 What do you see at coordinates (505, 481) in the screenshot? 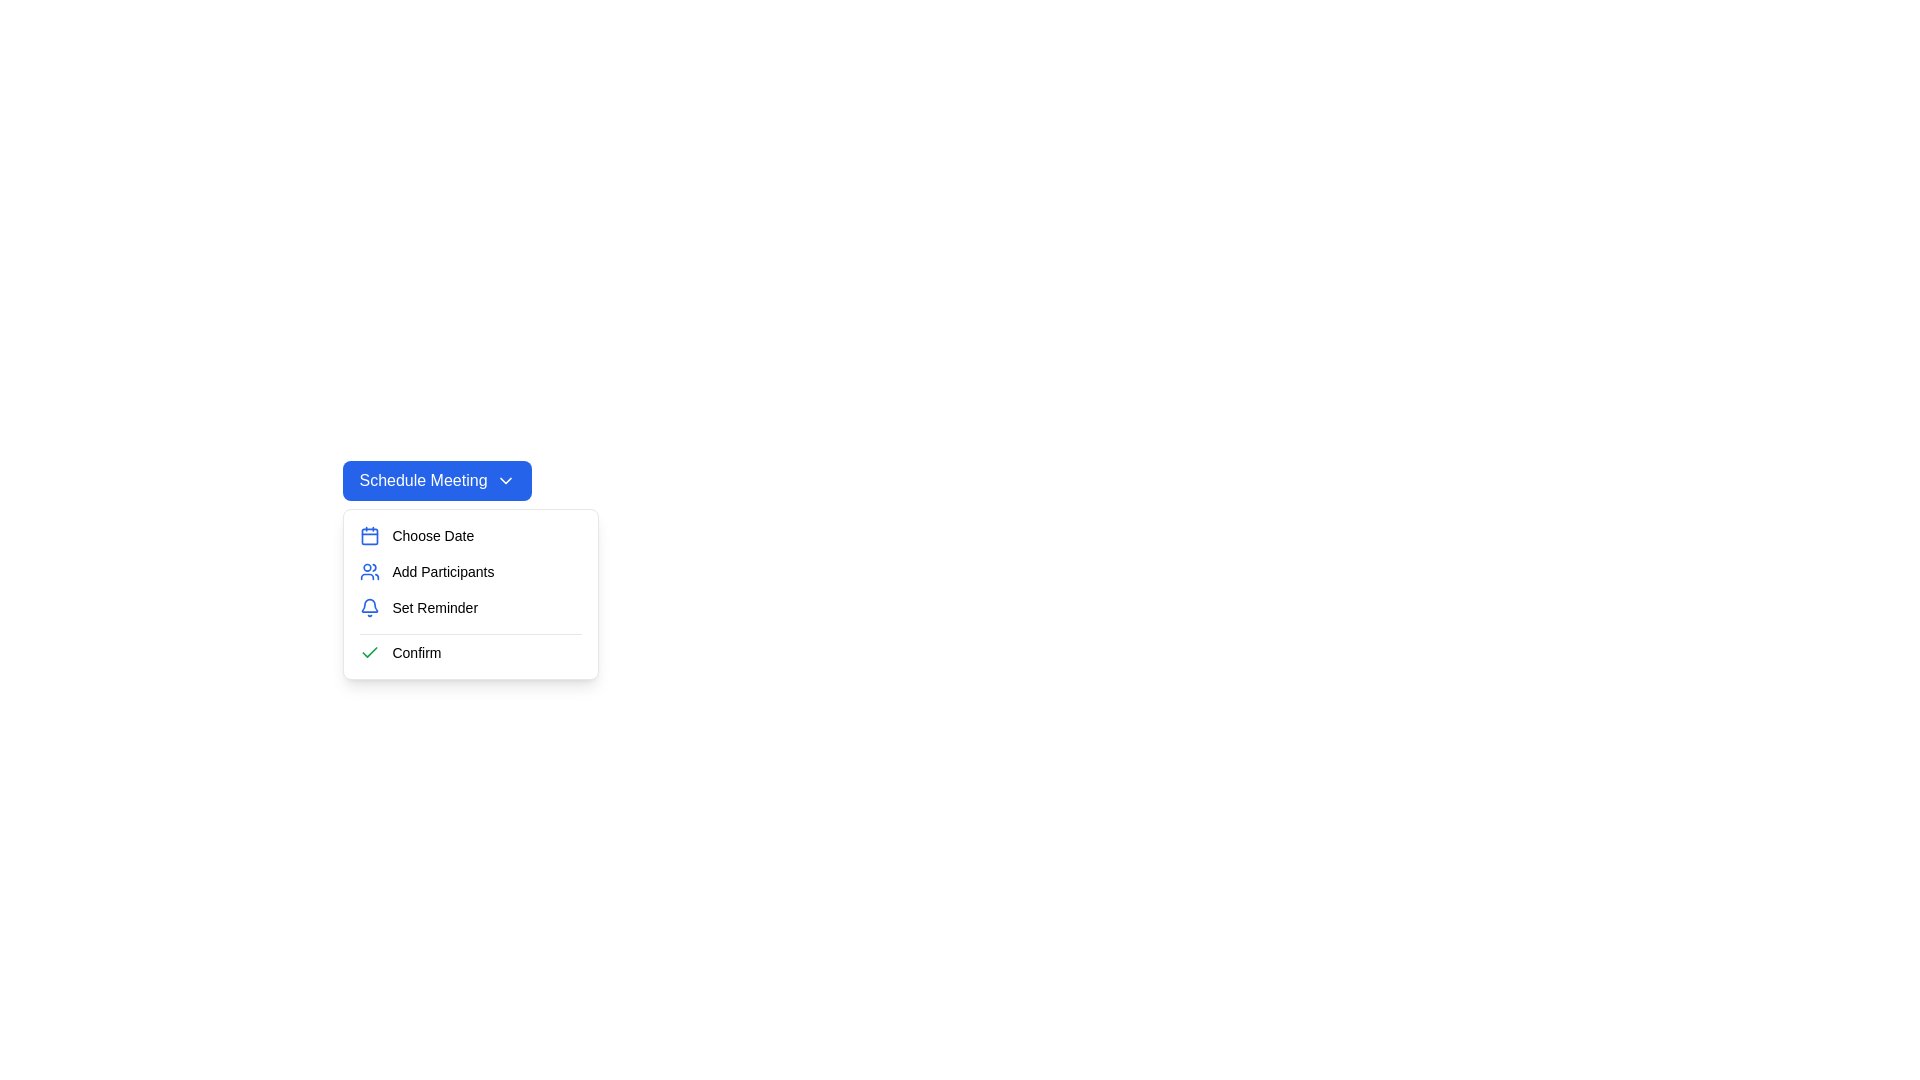
I see `the downward-pointing chevron icon located to the right of the text within the 'Schedule Meeting' button` at bounding box center [505, 481].